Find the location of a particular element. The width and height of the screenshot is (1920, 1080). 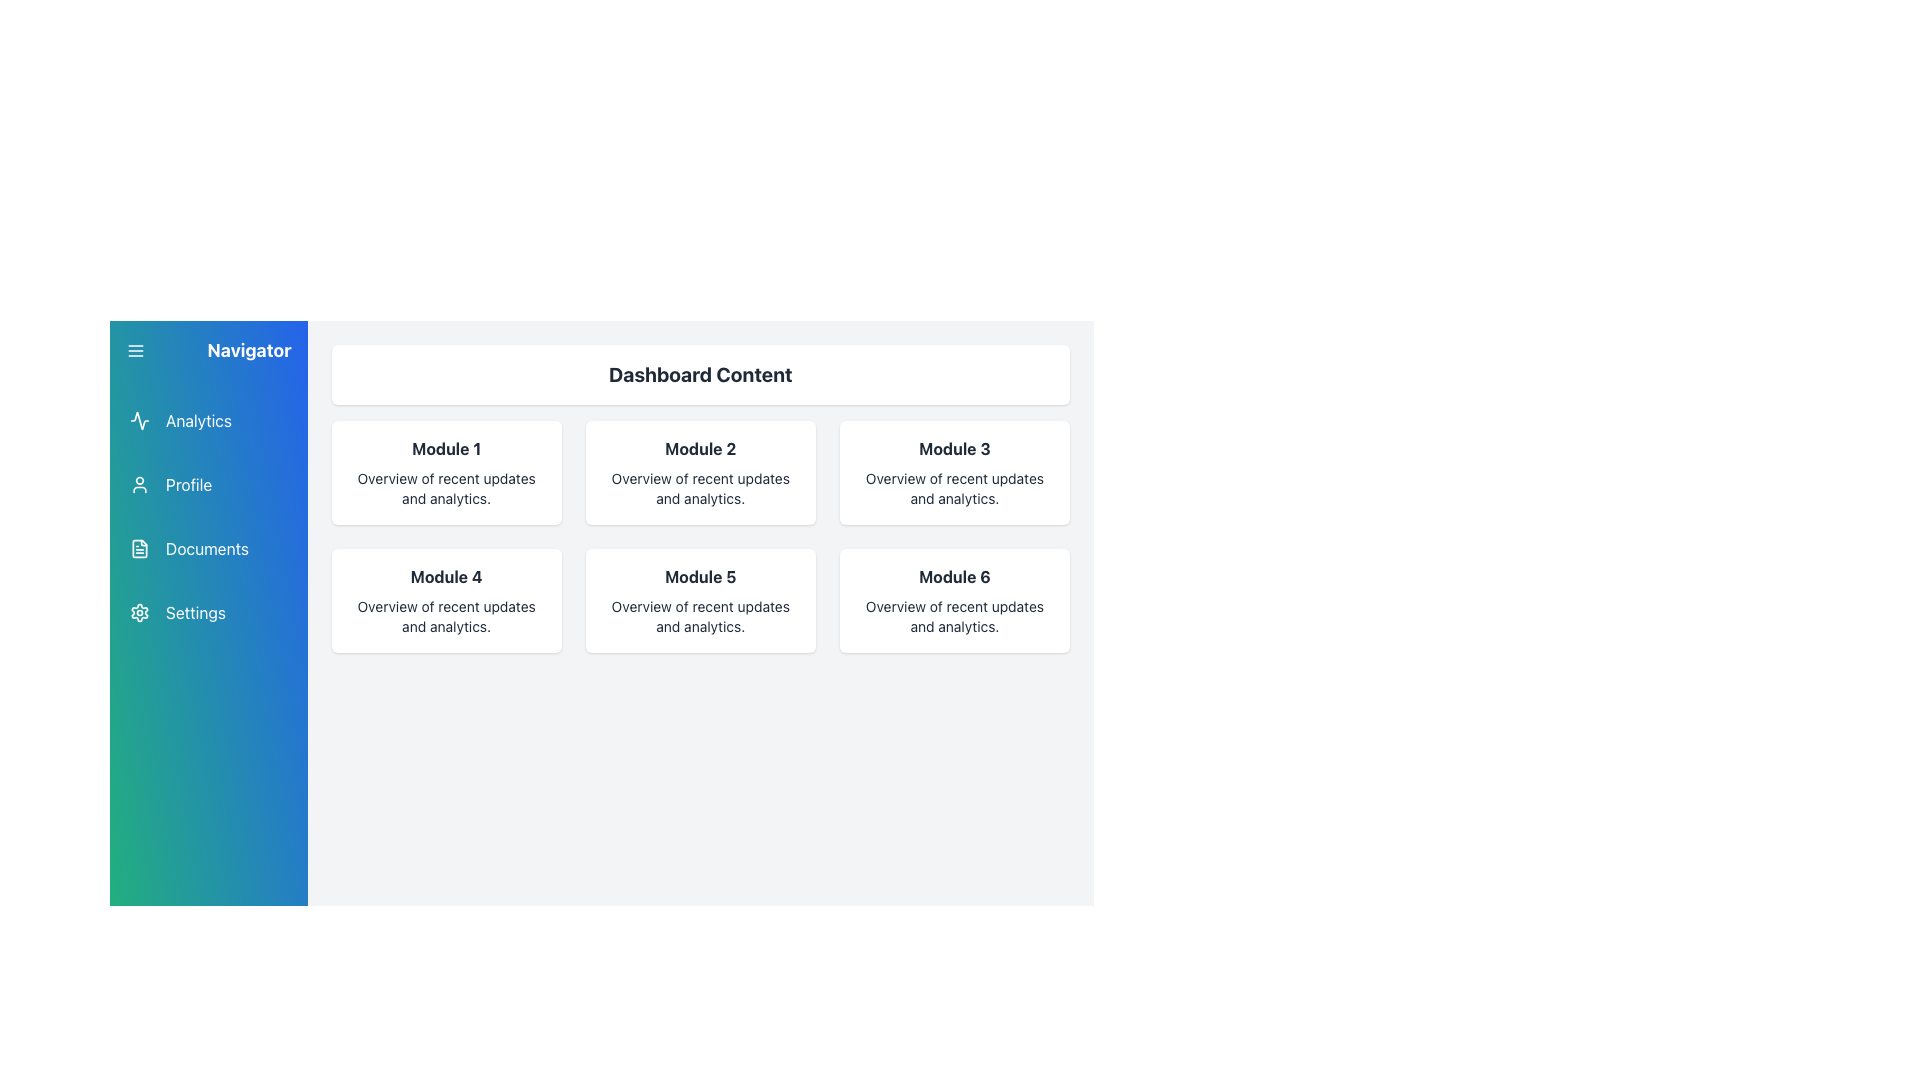

the 'Profile' button in the sidebar menu is located at coordinates (208, 485).